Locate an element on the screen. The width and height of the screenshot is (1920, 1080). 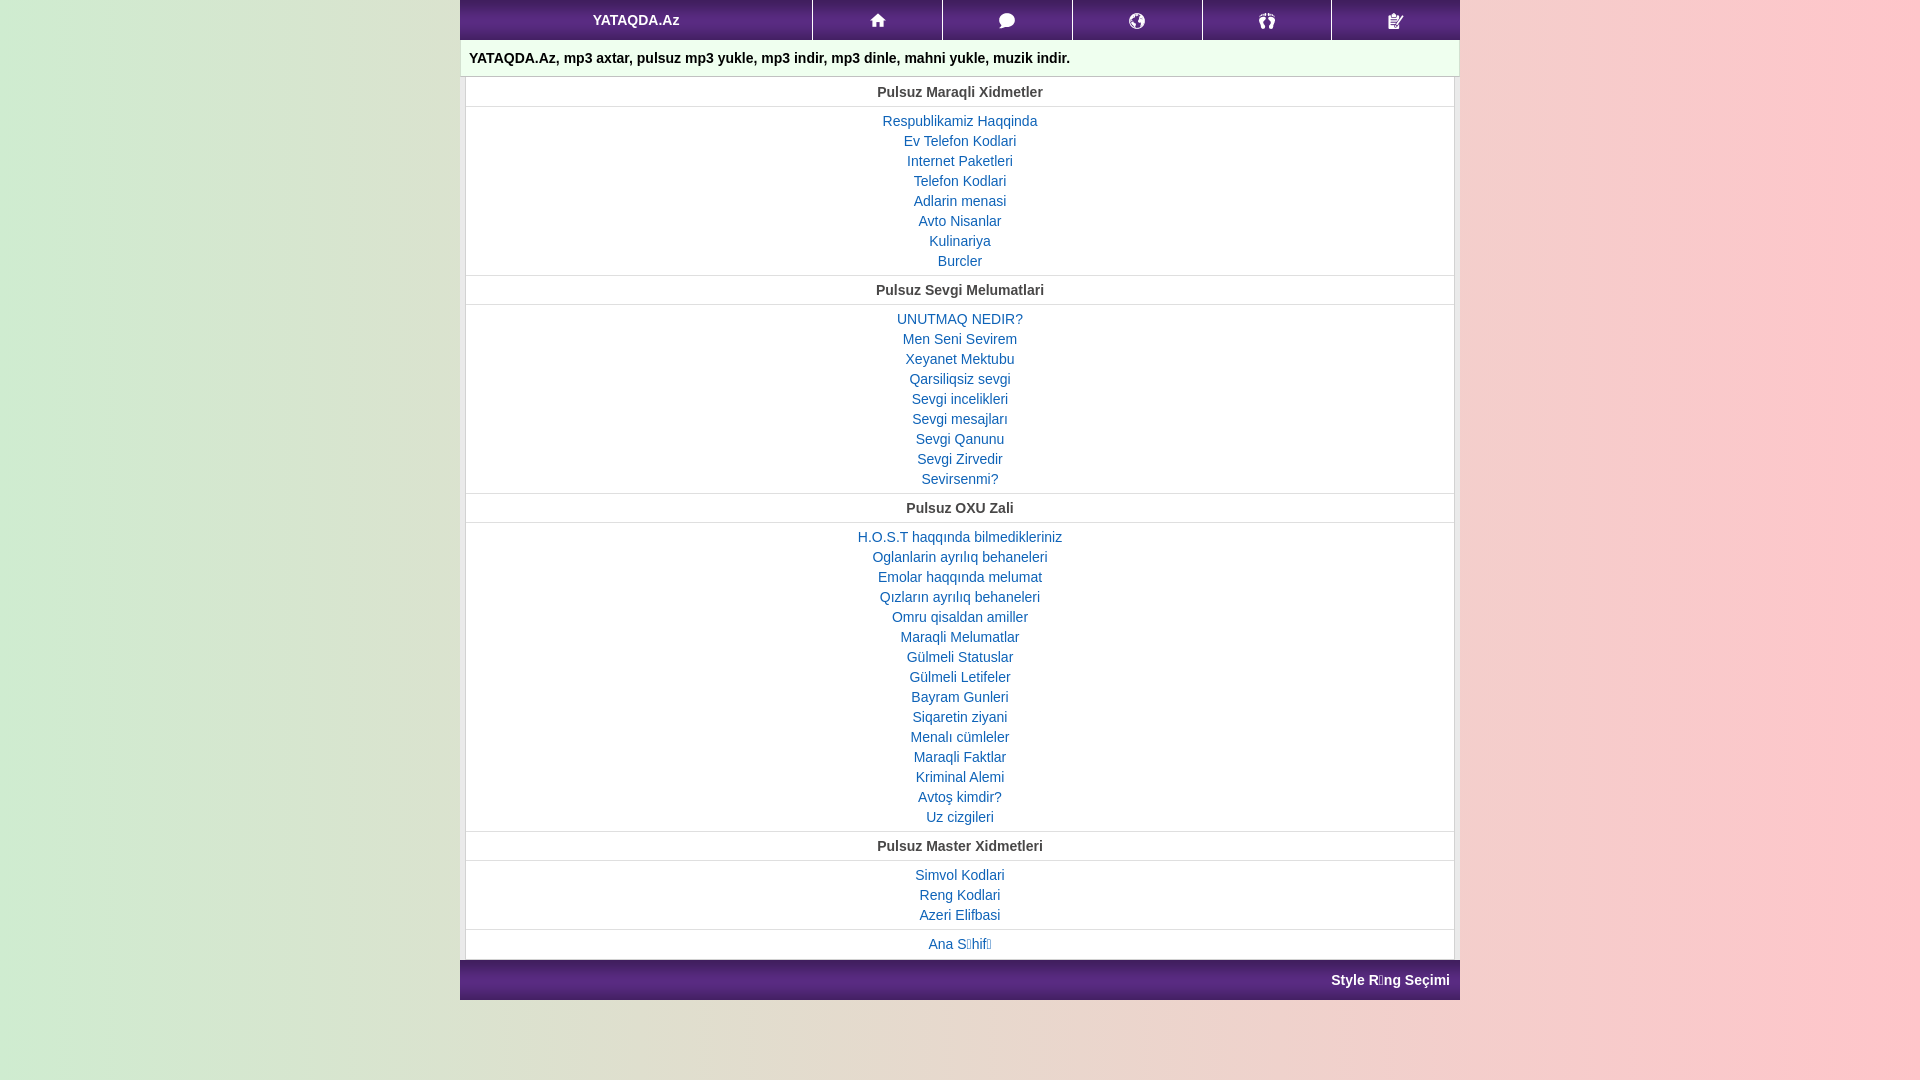
'Telefon Kodlari' is located at coordinates (960, 181).